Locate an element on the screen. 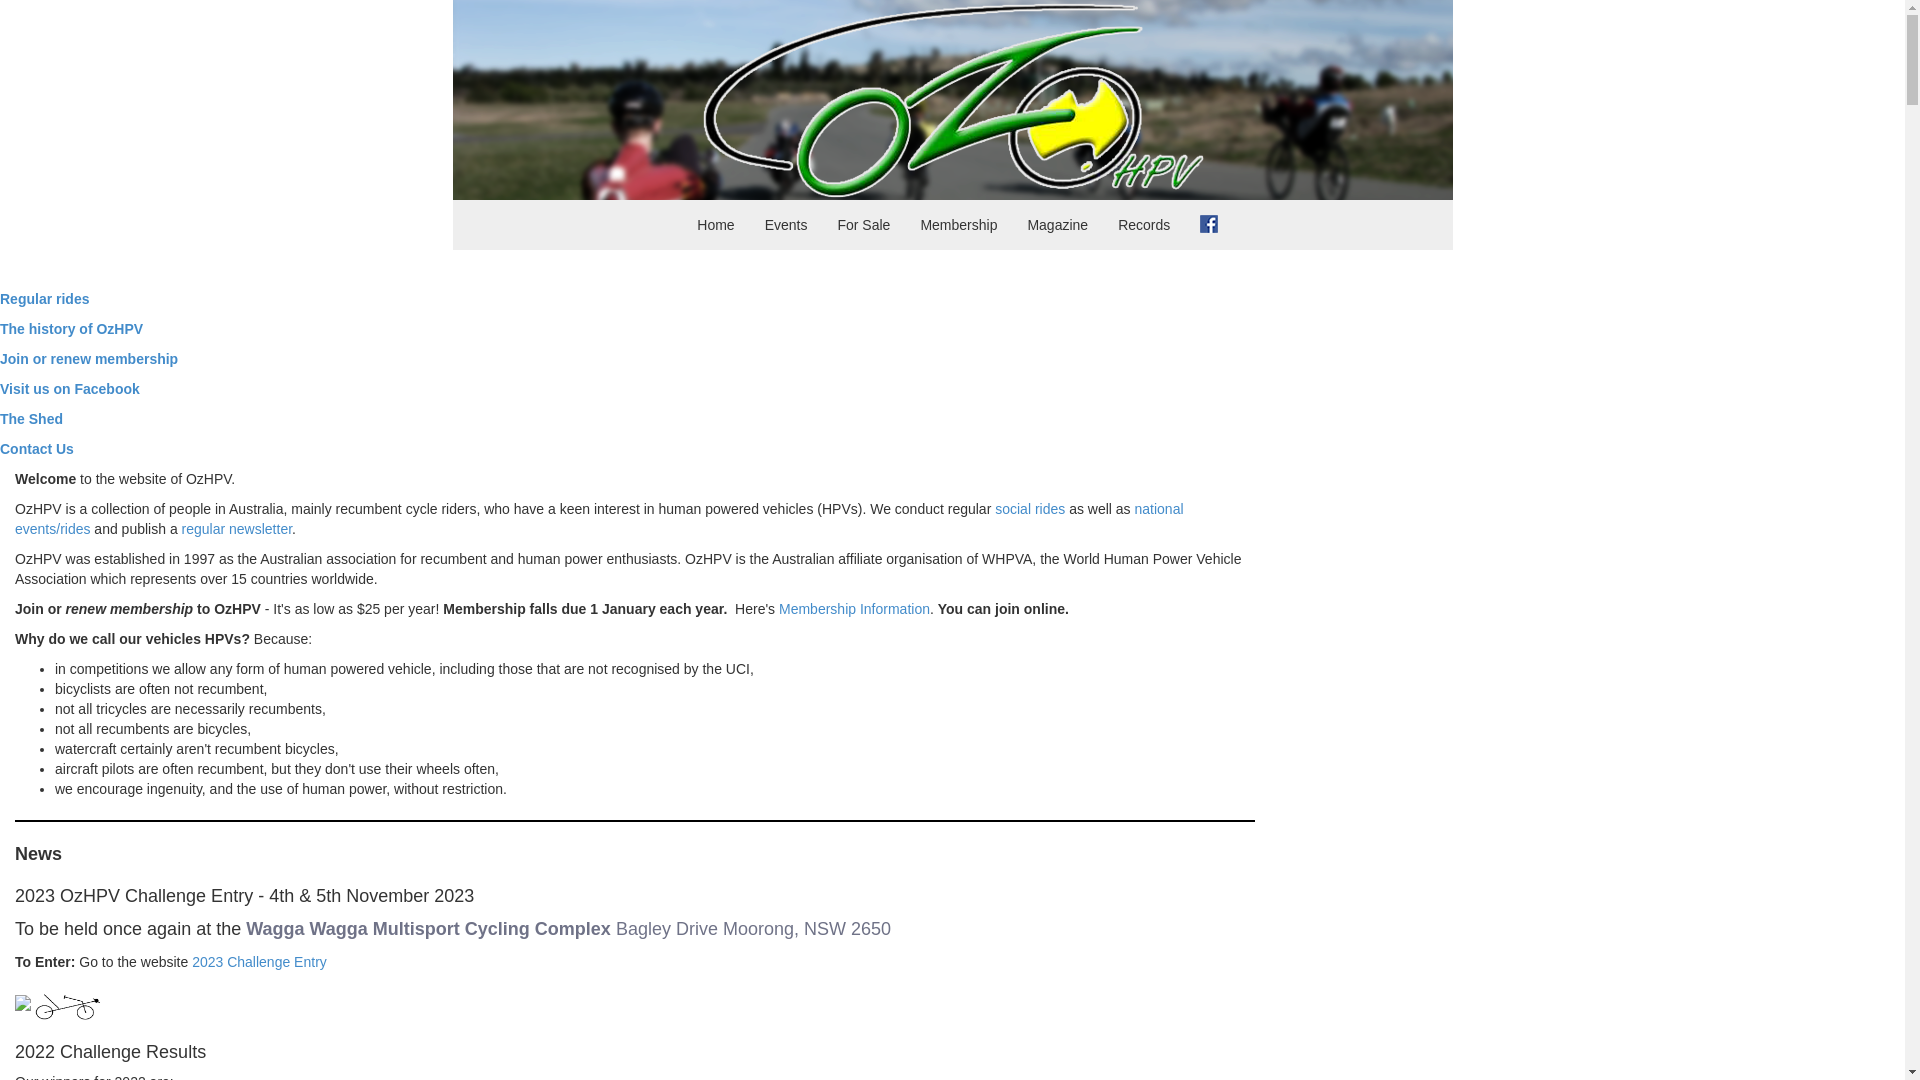 The width and height of the screenshot is (1920, 1080). 'Records' is located at coordinates (1143, 224).